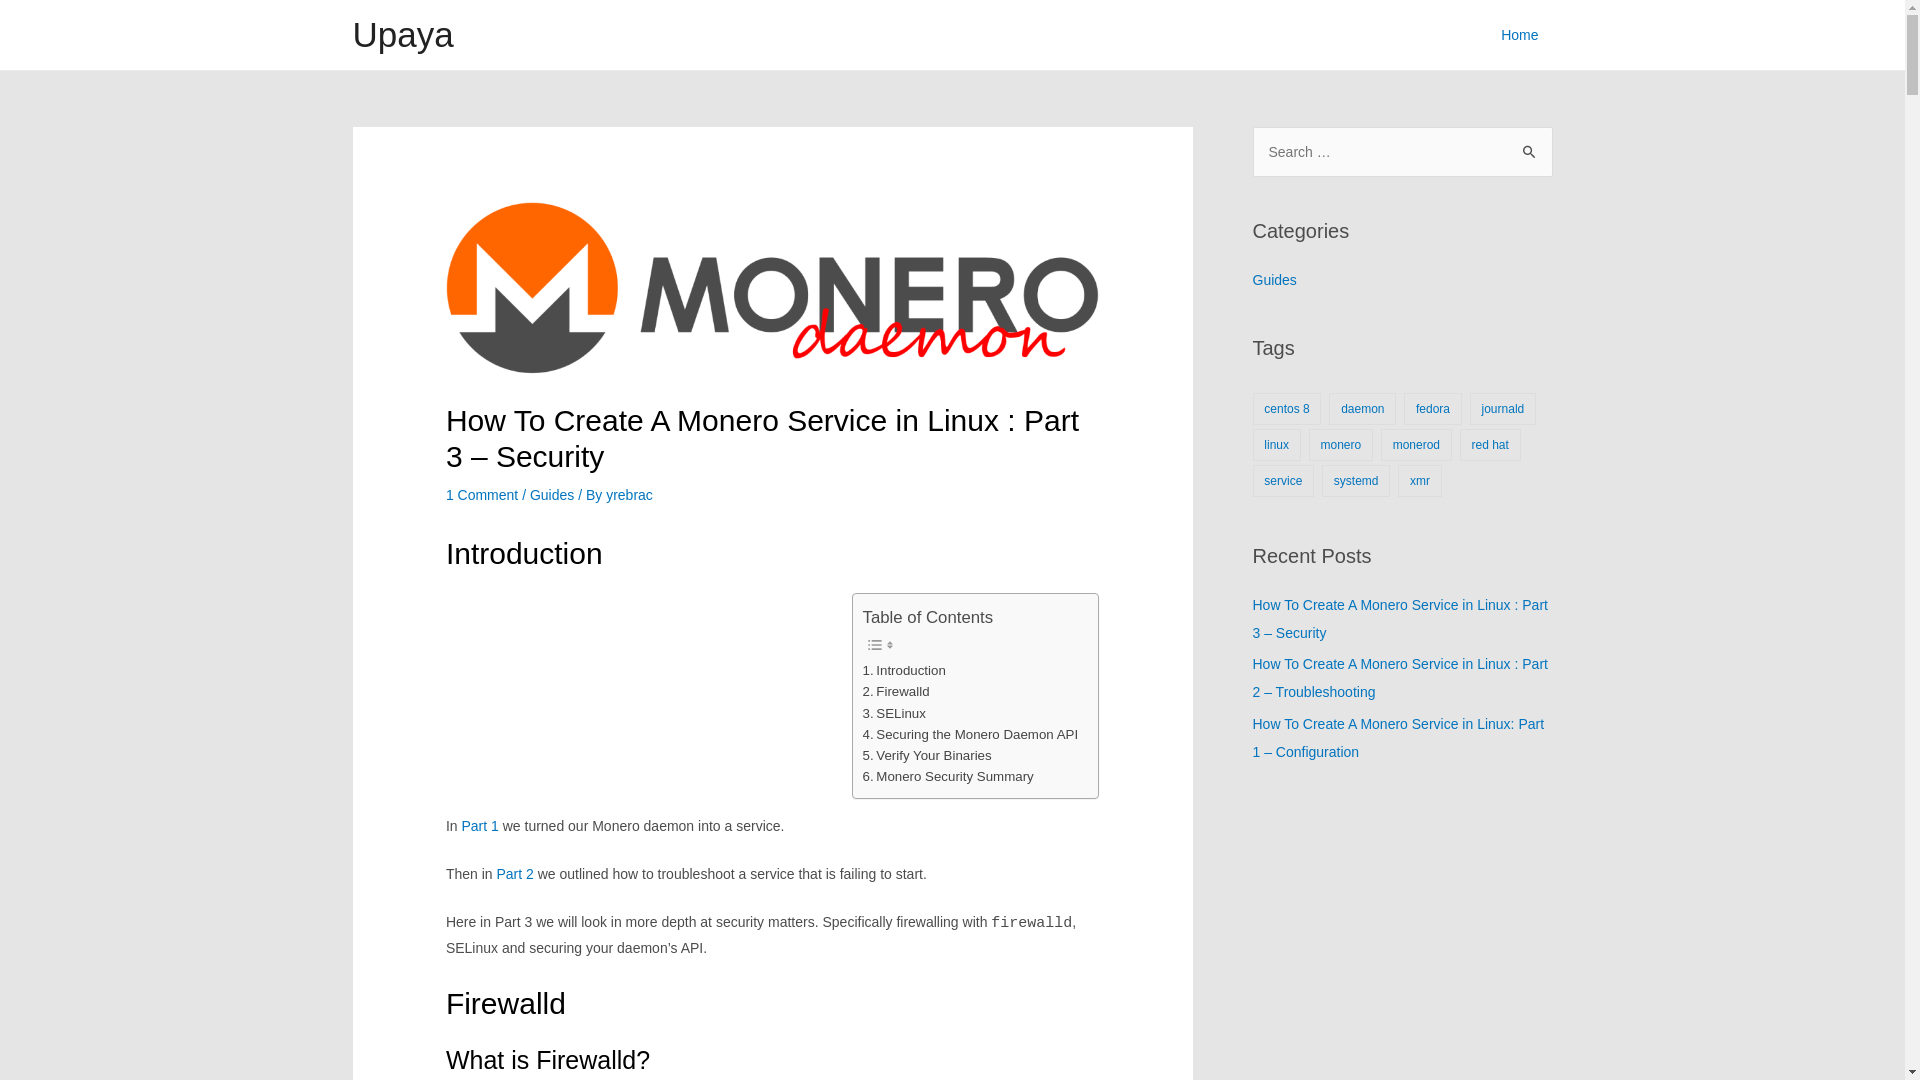  I want to click on 'Home', so click(1519, 34).